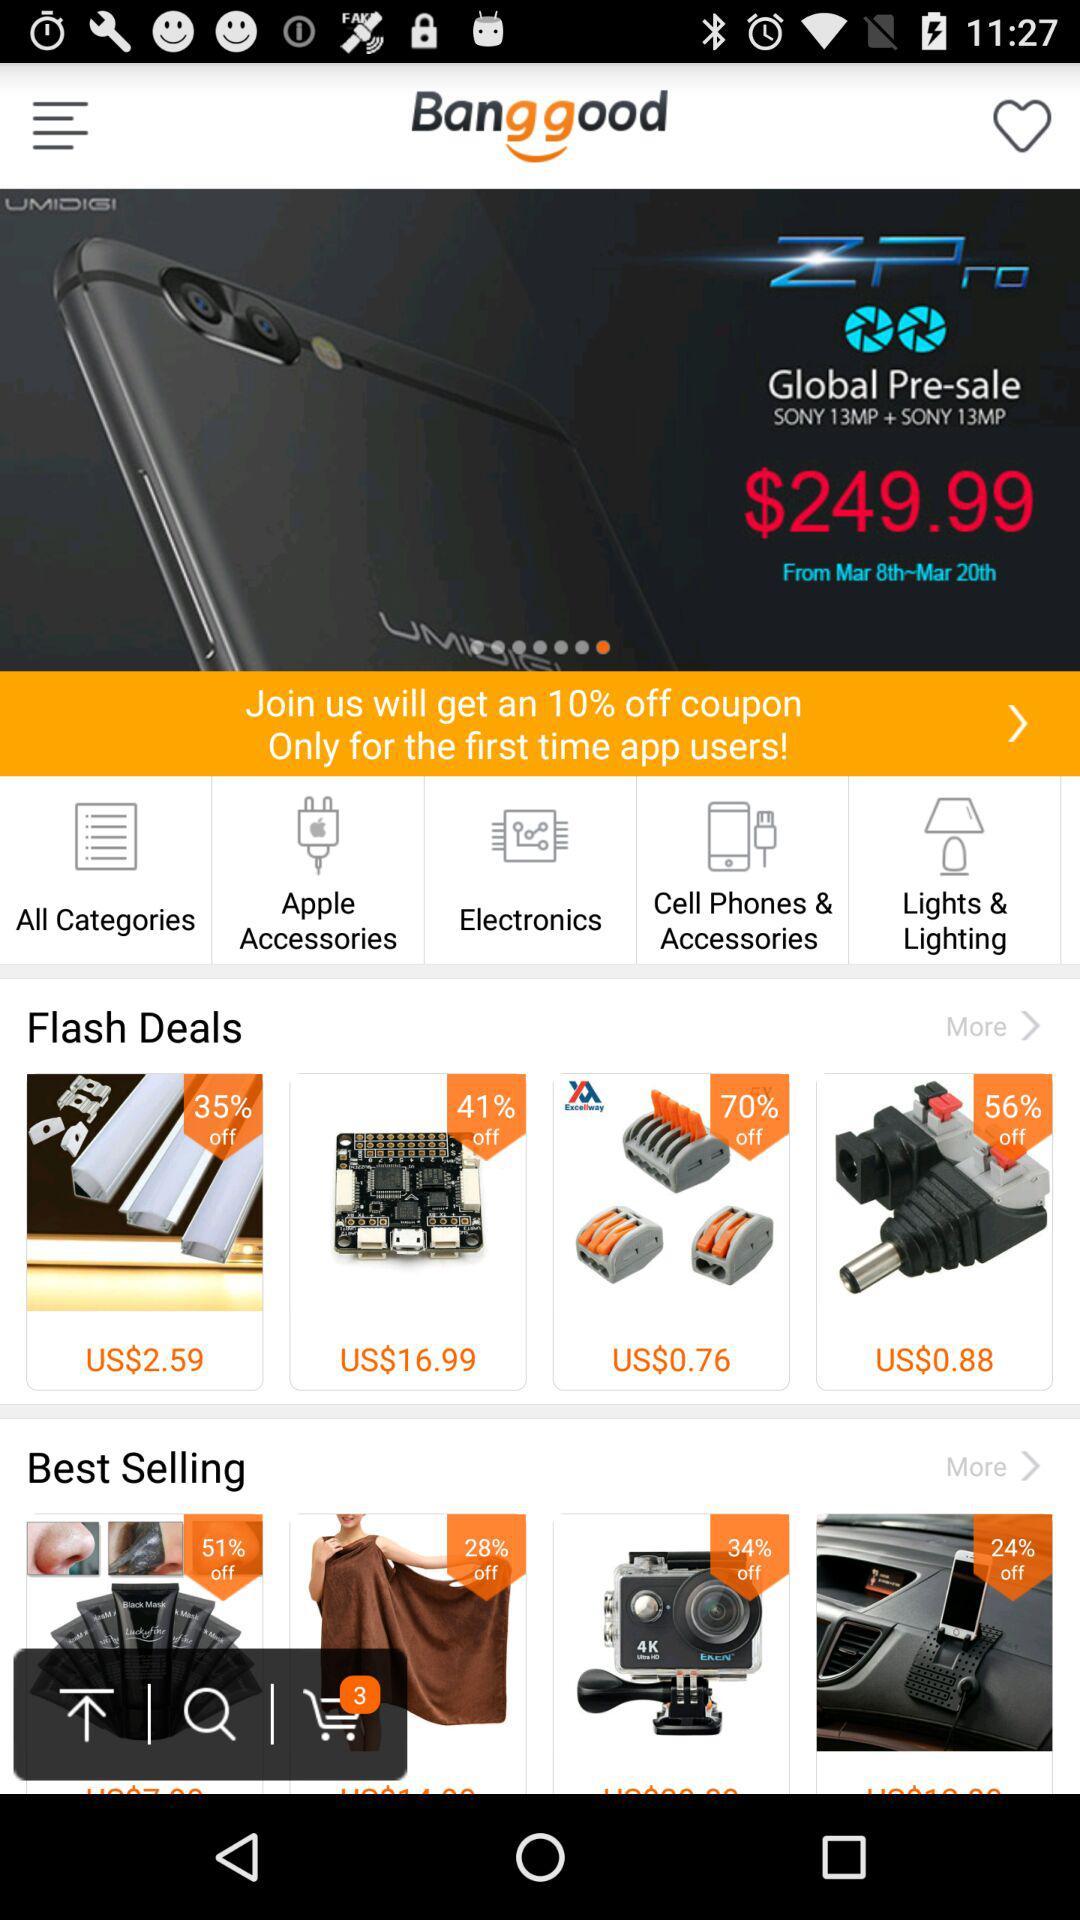 The width and height of the screenshot is (1080, 1920). Describe the element at coordinates (538, 124) in the screenshot. I see `clicking this takes me to the store 's home page` at that location.